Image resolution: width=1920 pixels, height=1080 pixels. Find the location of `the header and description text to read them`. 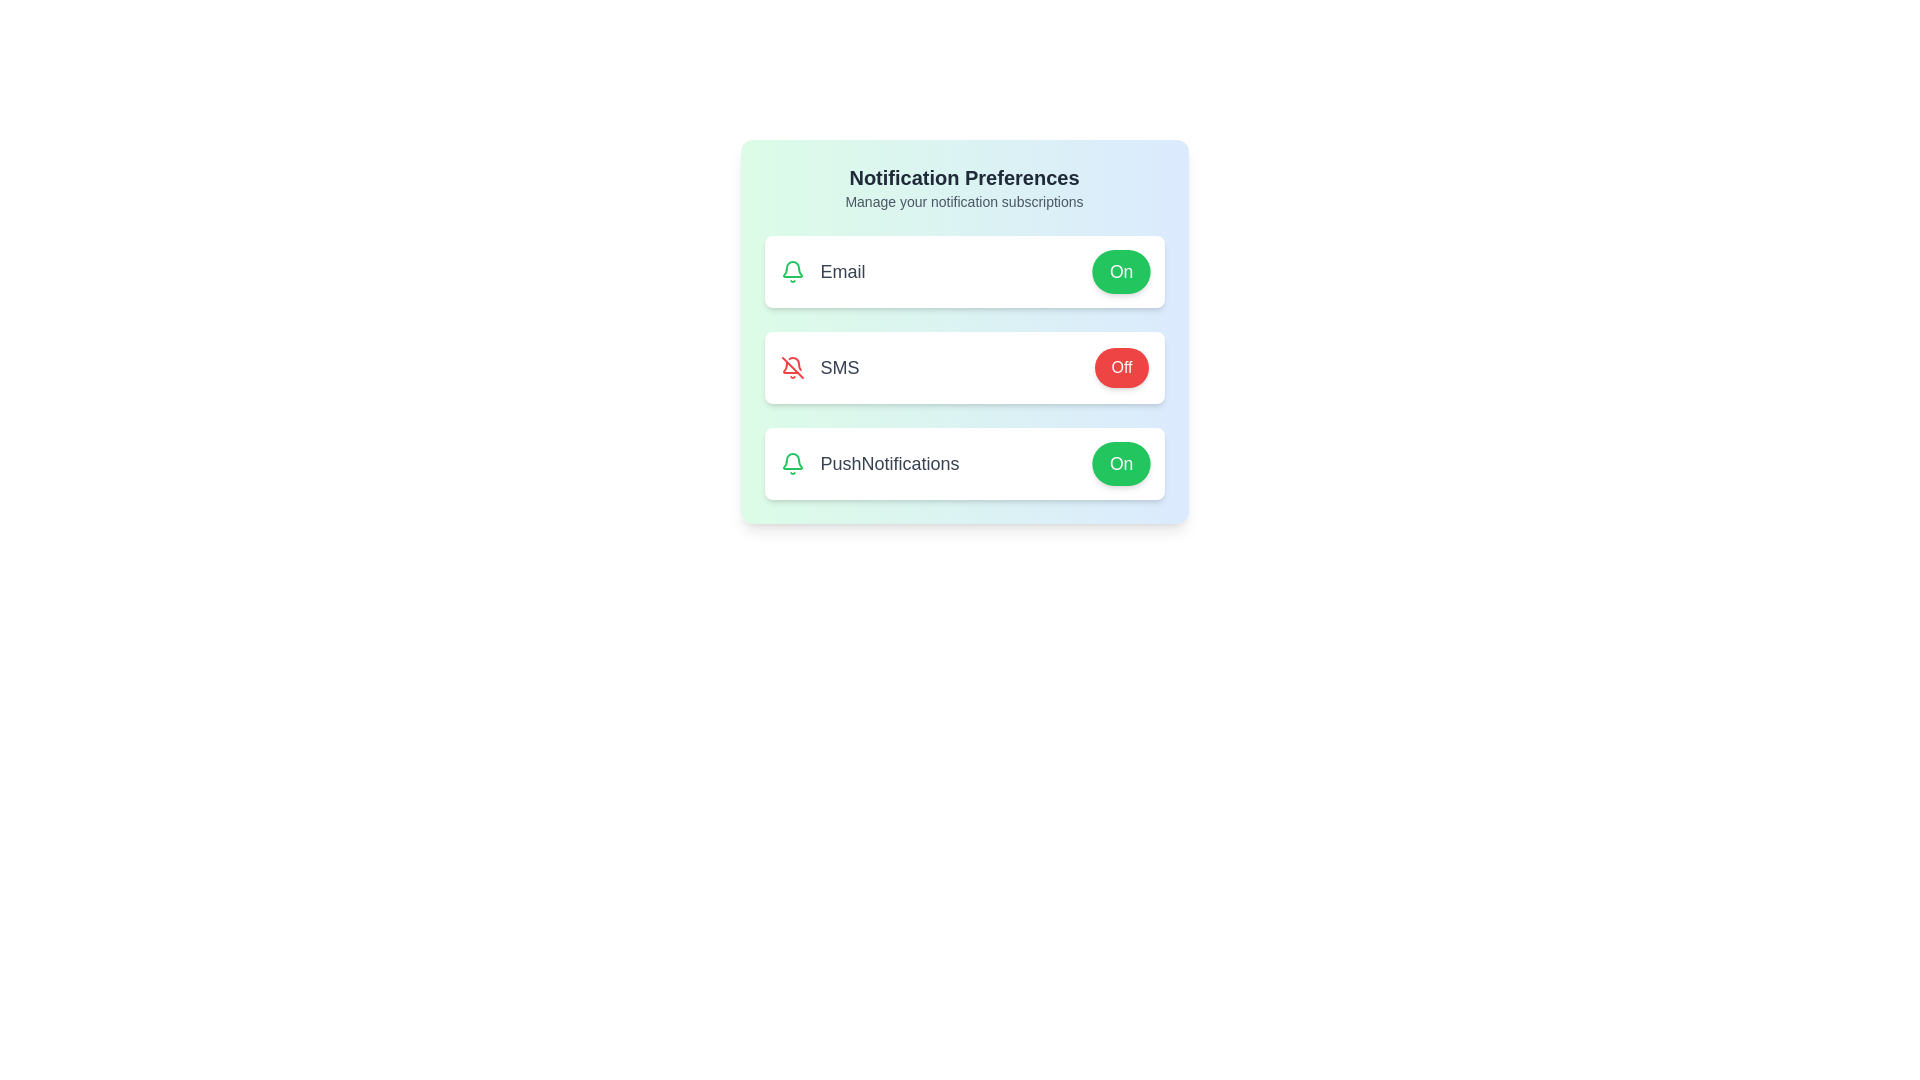

the header and description text to read them is located at coordinates (964, 176).